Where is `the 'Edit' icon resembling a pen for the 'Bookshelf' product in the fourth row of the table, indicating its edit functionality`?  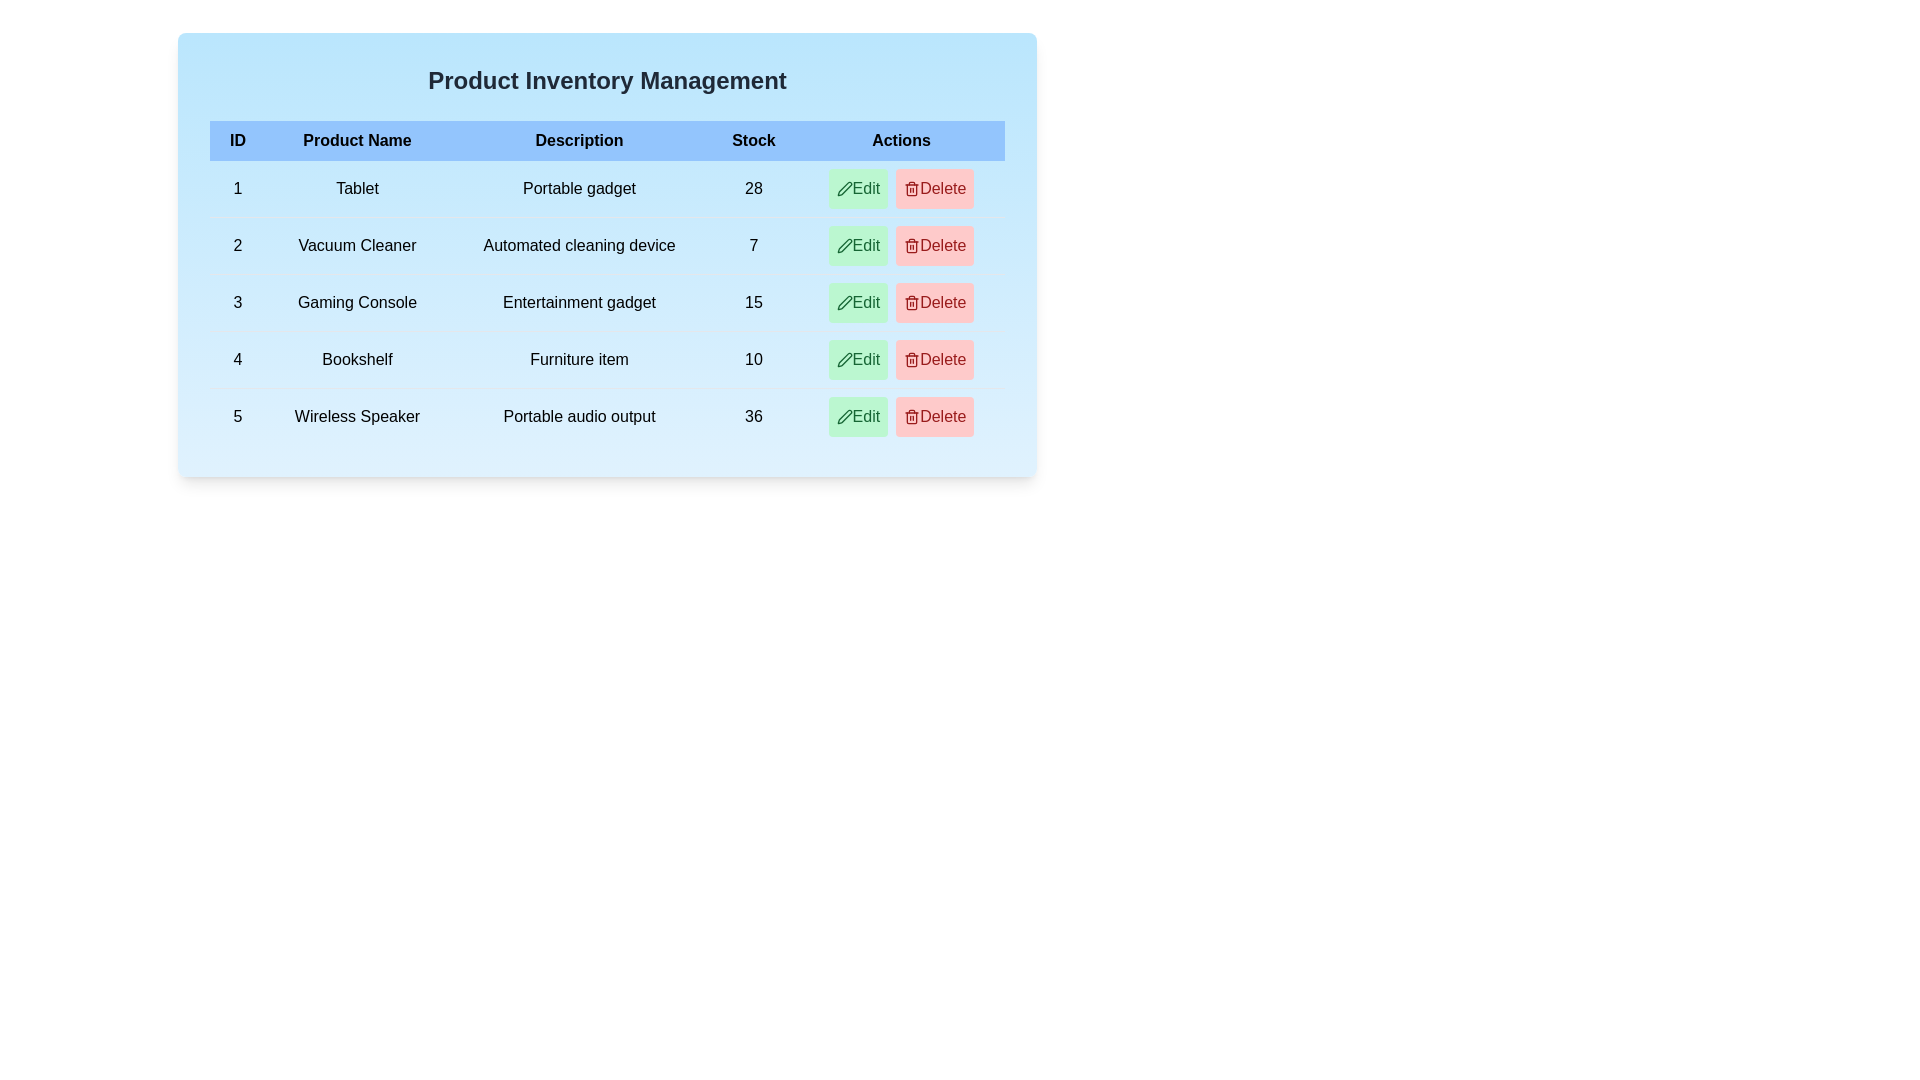 the 'Edit' icon resembling a pen for the 'Bookshelf' product in the fourth row of the table, indicating its edit functionality is located at coordinates (844, 358).